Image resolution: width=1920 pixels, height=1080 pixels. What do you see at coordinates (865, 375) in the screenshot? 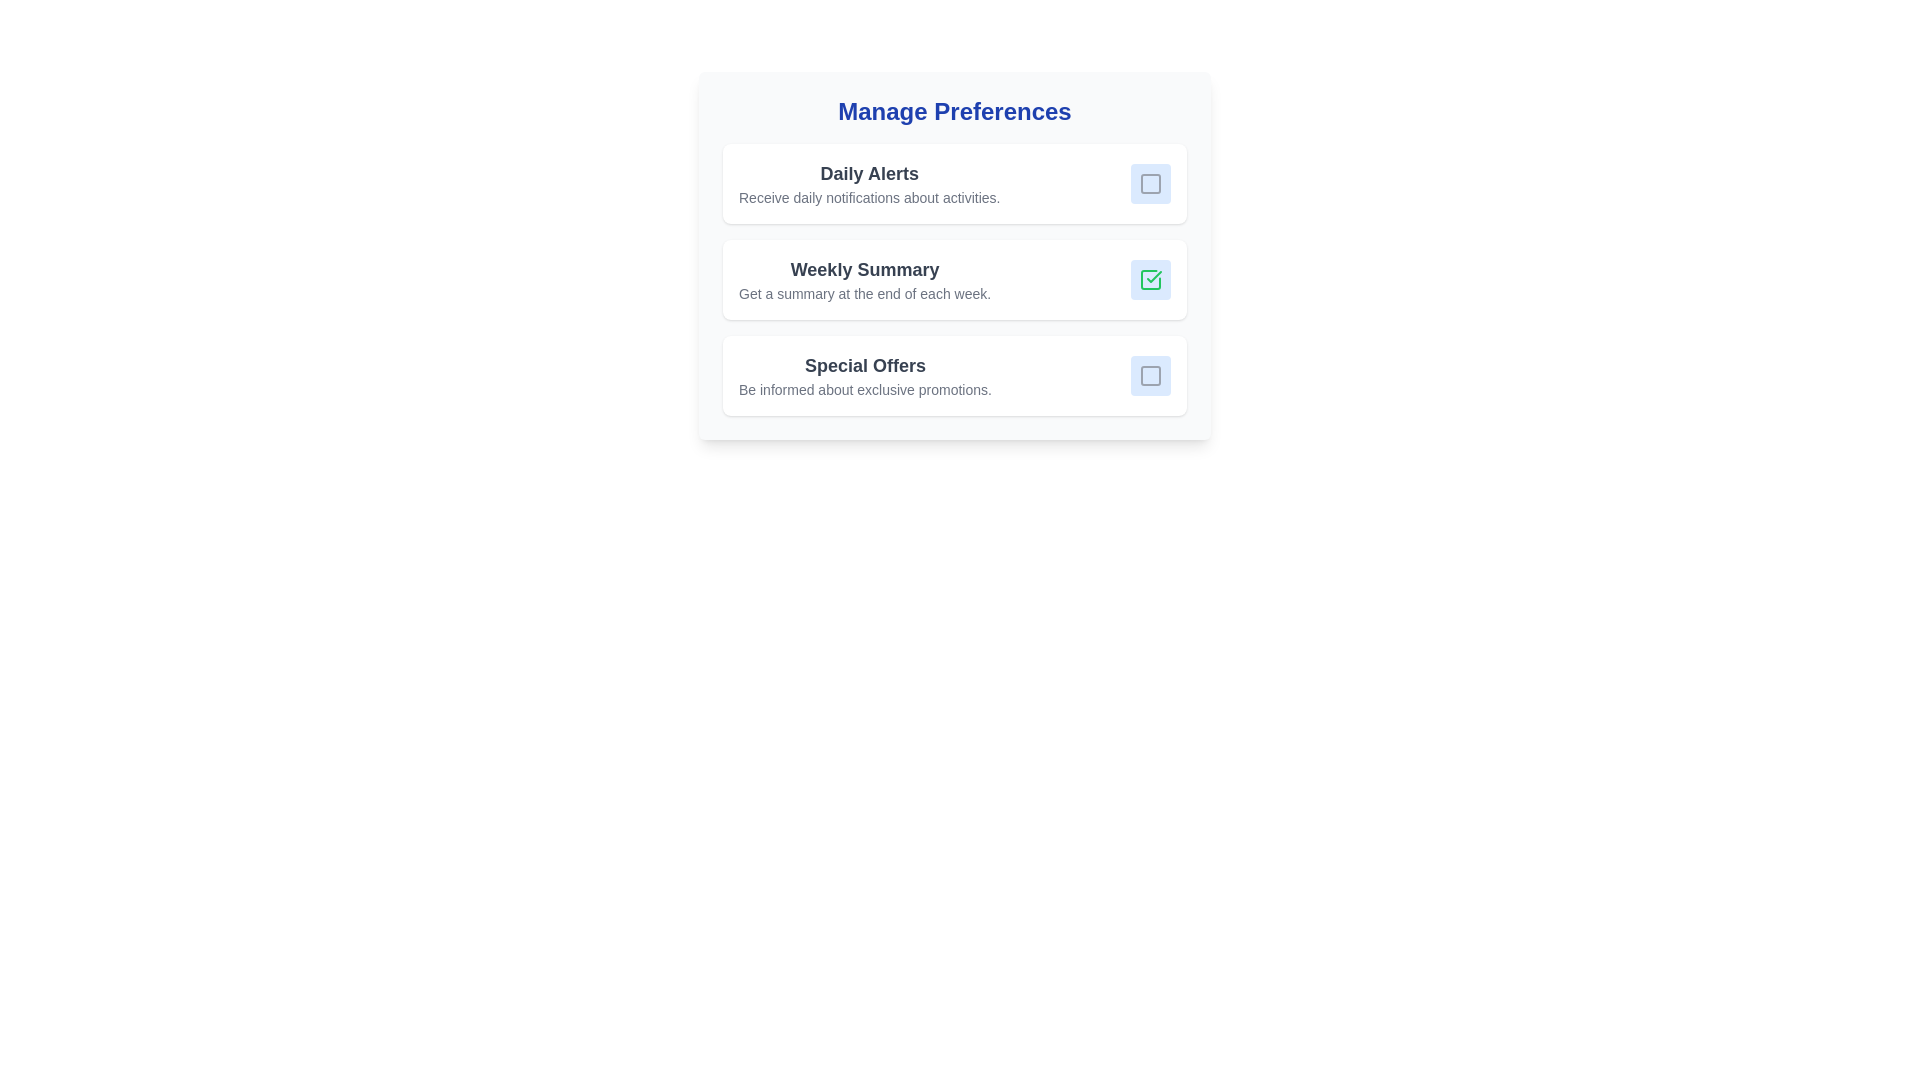
I see `the text display area titled 'Special Offers' to potentially reveal additional details` at bounding box center [865, 375].